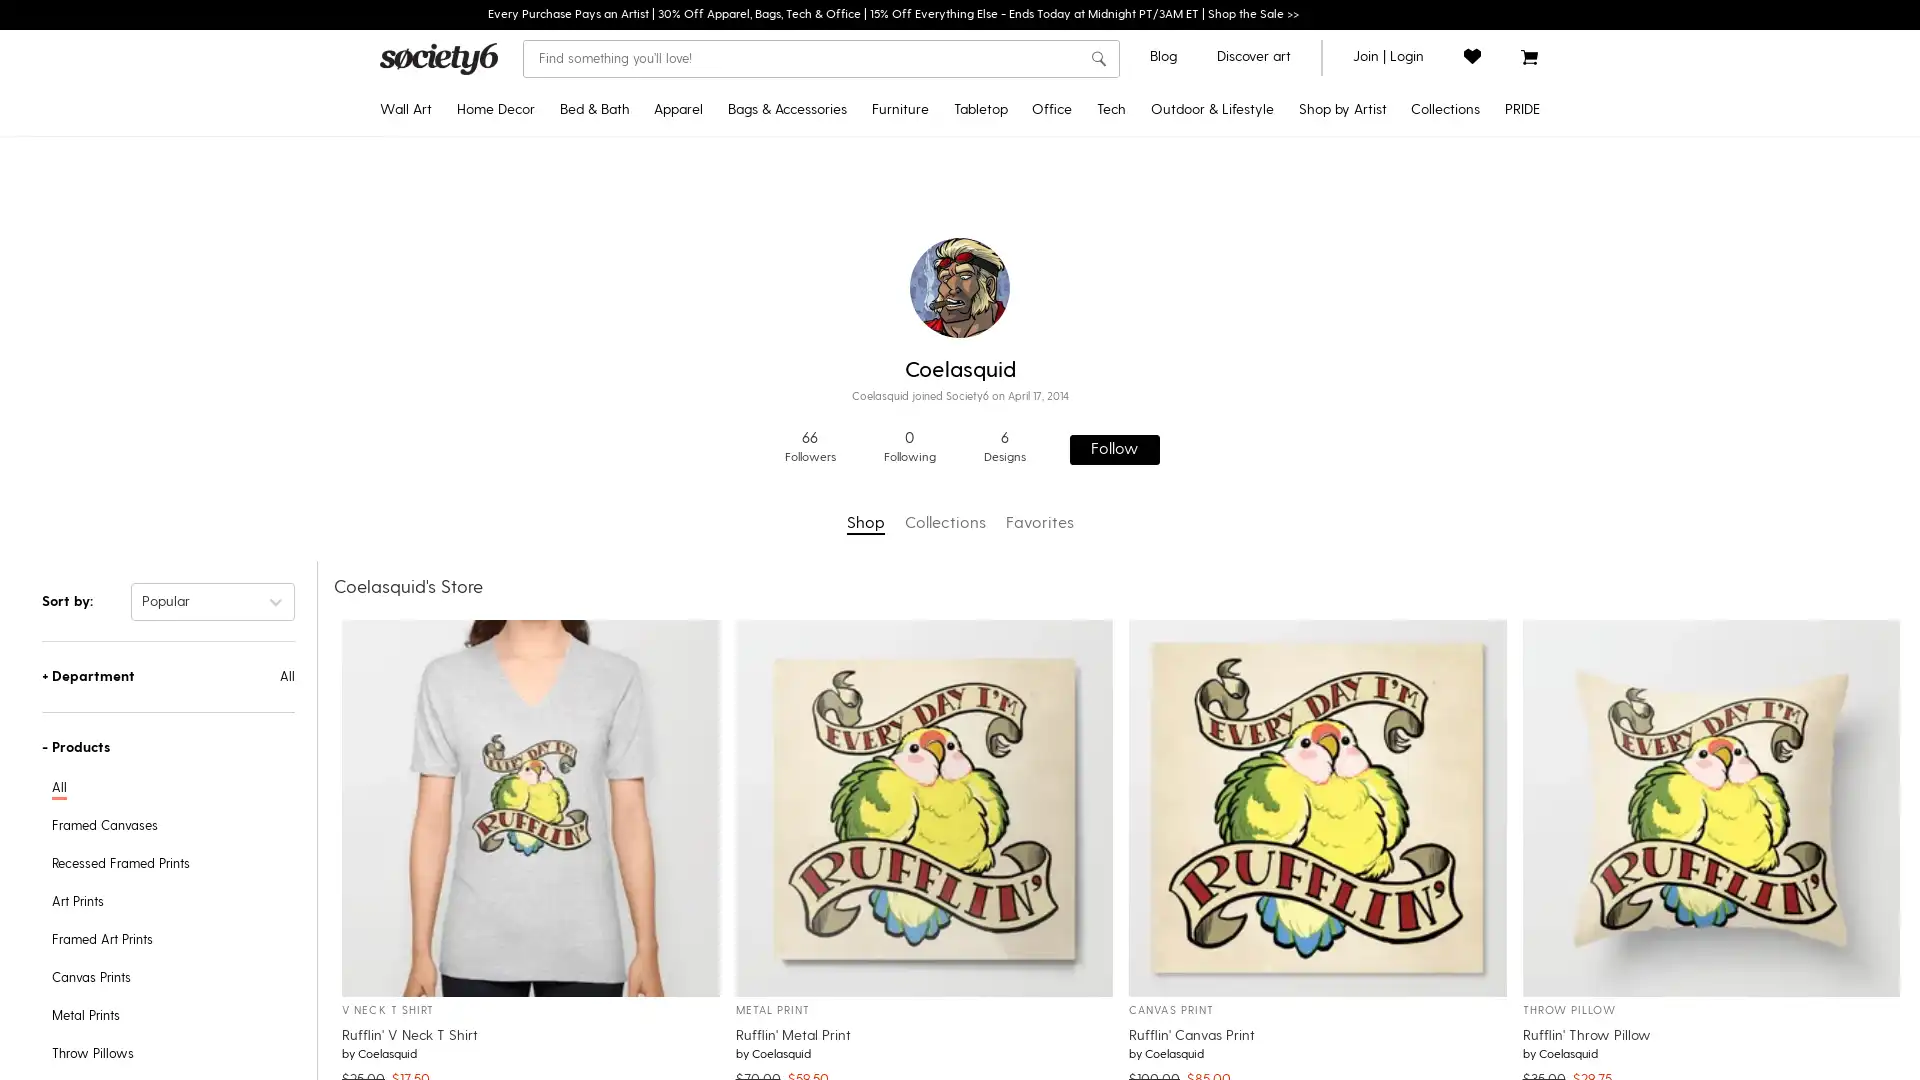  Describe the element at coordinates (1101, 225) in the screenshot. I see `Notebooks` at that location.